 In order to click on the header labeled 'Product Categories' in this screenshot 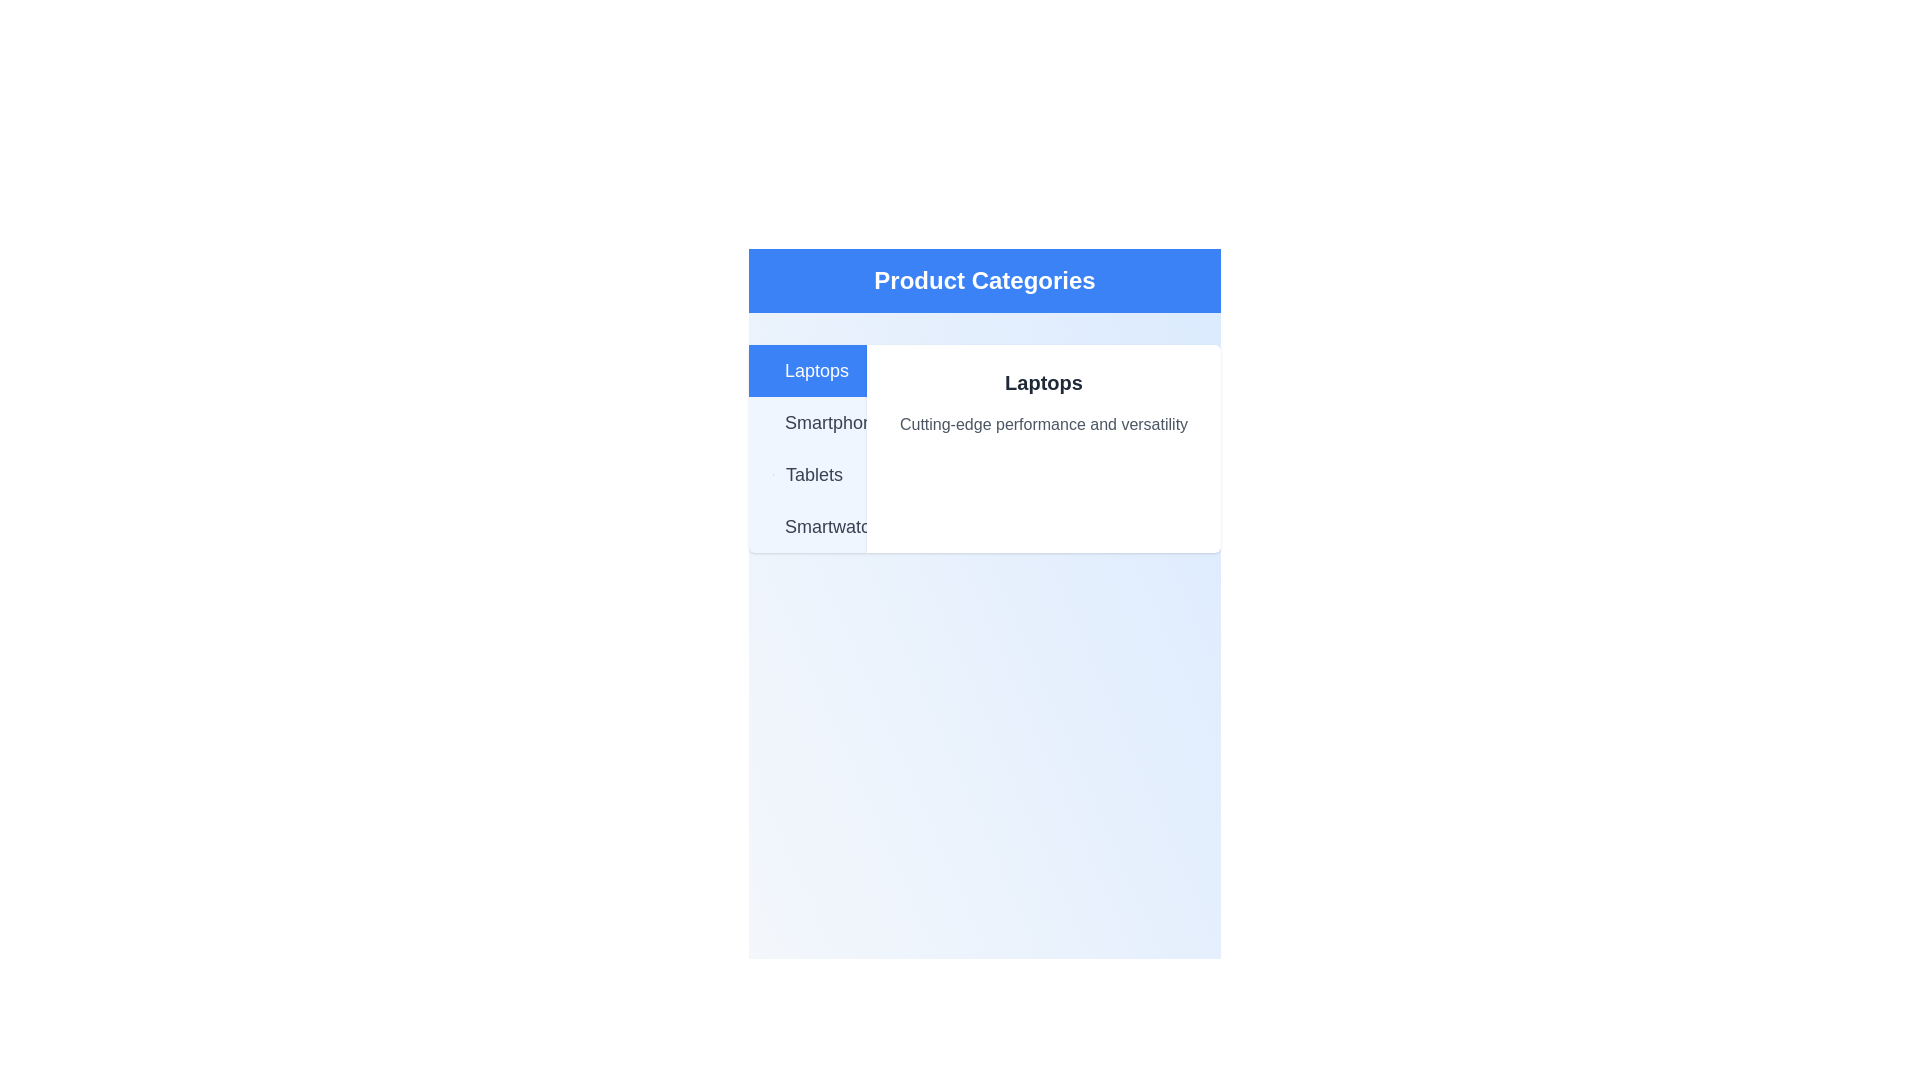, I will do `click(984, 281)`.